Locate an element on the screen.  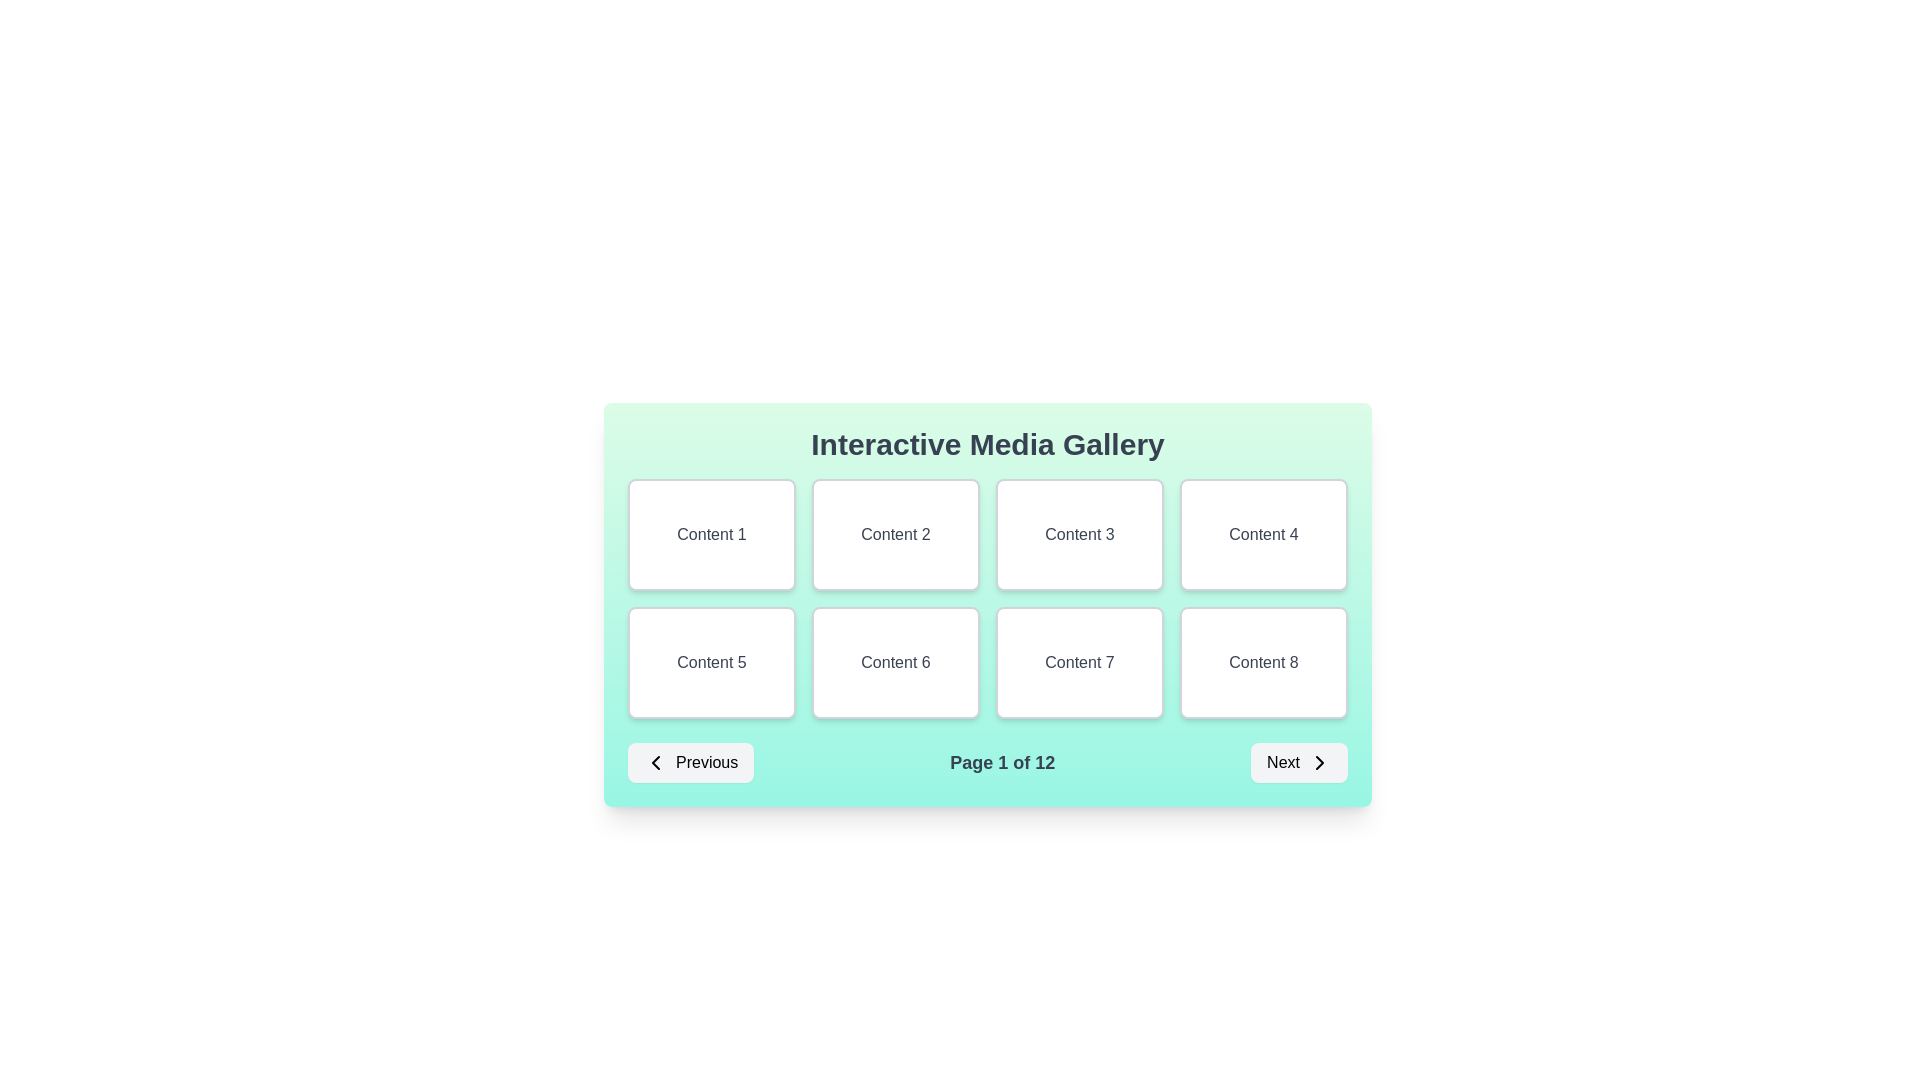
the first item in the grid layout, which is a rectangular static display box with rounded corners, gray border, shadow effect, and contains the text 'Content 1' is located at coordinates (711, 534).